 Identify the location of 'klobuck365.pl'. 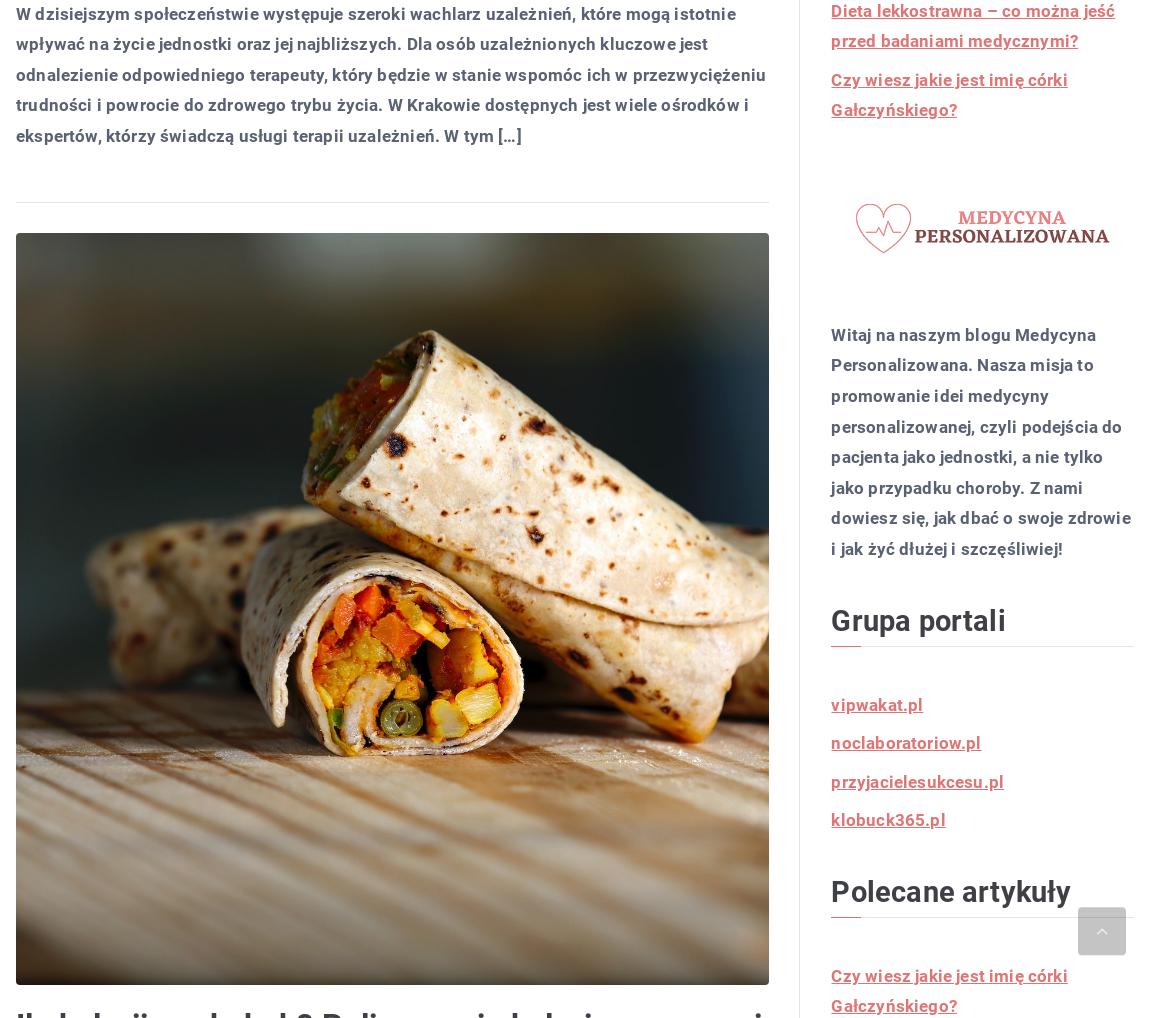
(888, 818).